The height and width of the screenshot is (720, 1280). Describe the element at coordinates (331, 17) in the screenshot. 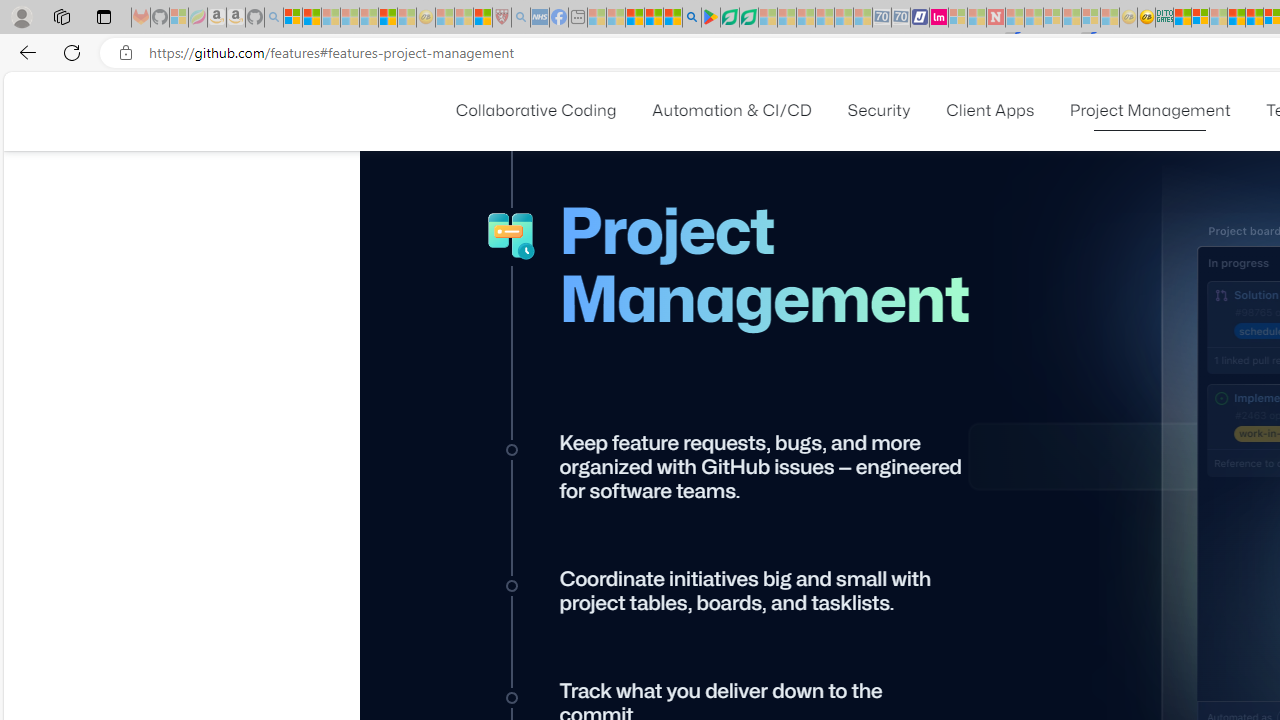

I see `'The Weather Channel - MSN - Sleeping'` at that location.